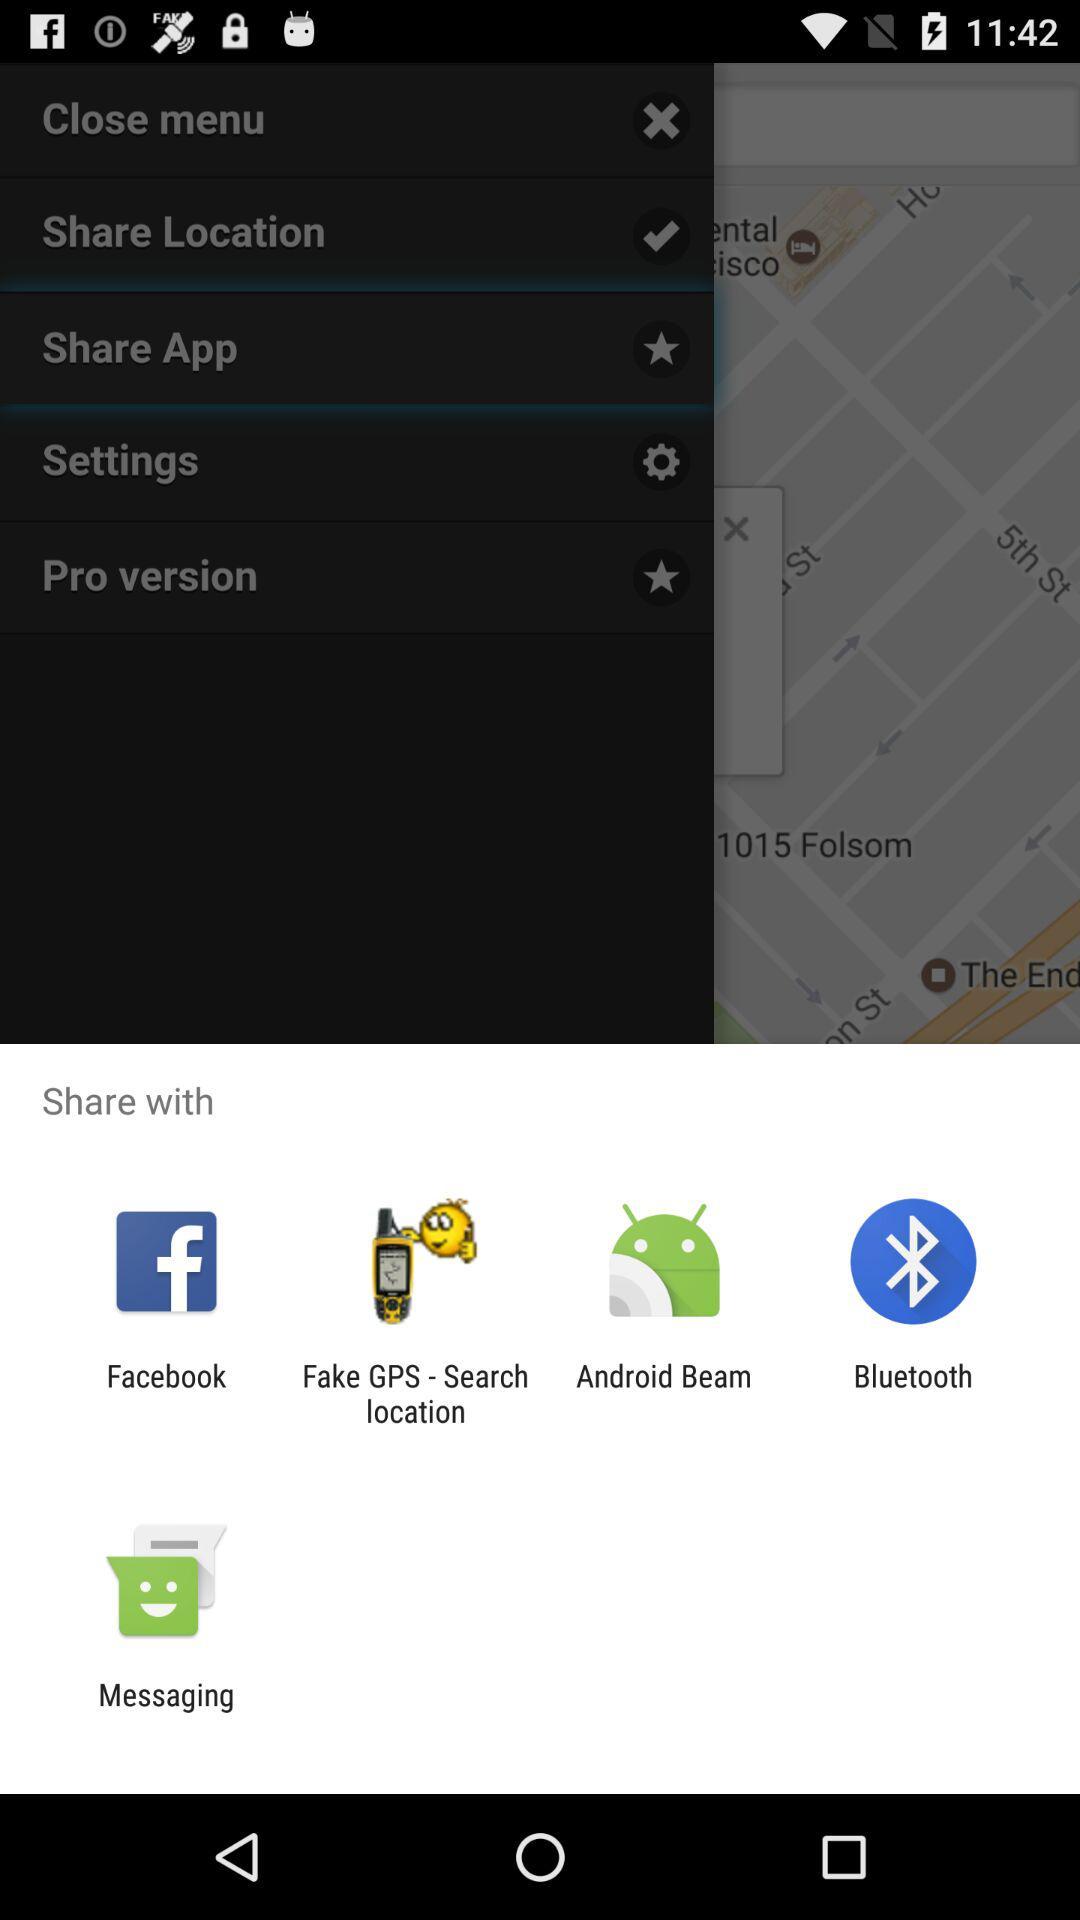 This screenshot has width=1080, height=1920. What do you see at coordinates (913, 1392) in the screenshot?
I see `app to the right of android beam` at bounding box center [913, 1392].